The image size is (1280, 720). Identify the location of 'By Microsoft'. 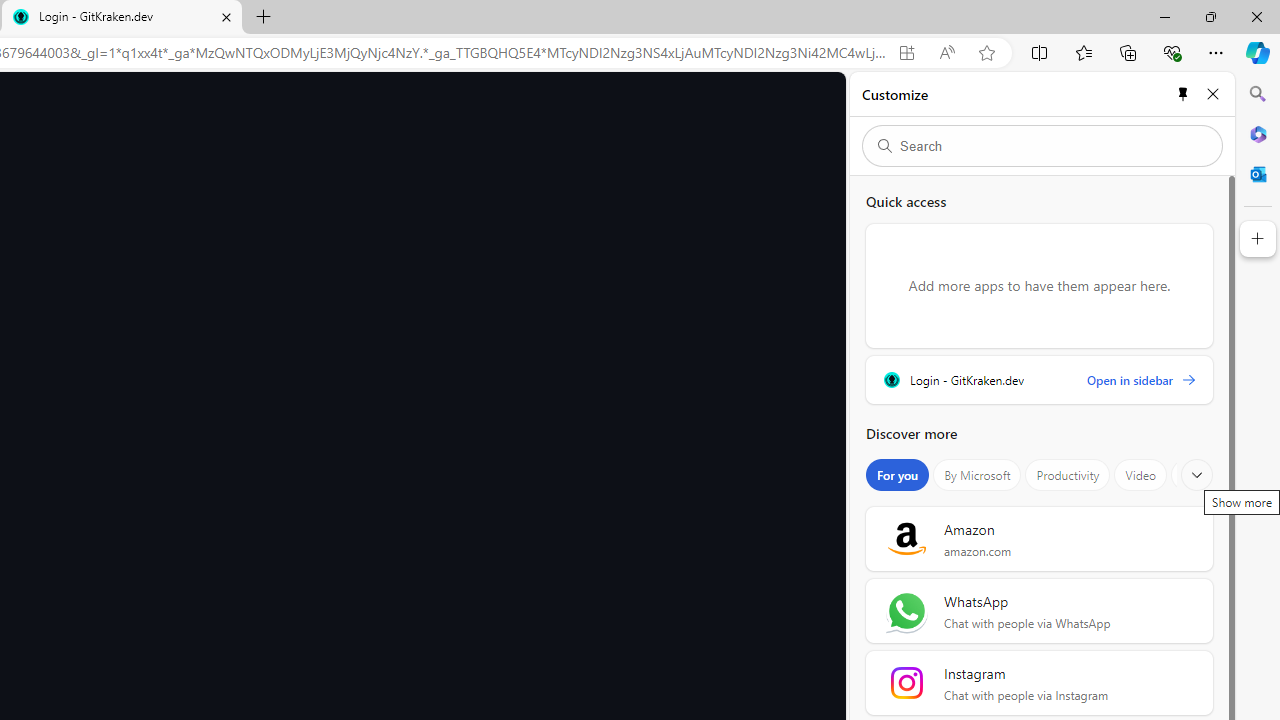
(977, 475).